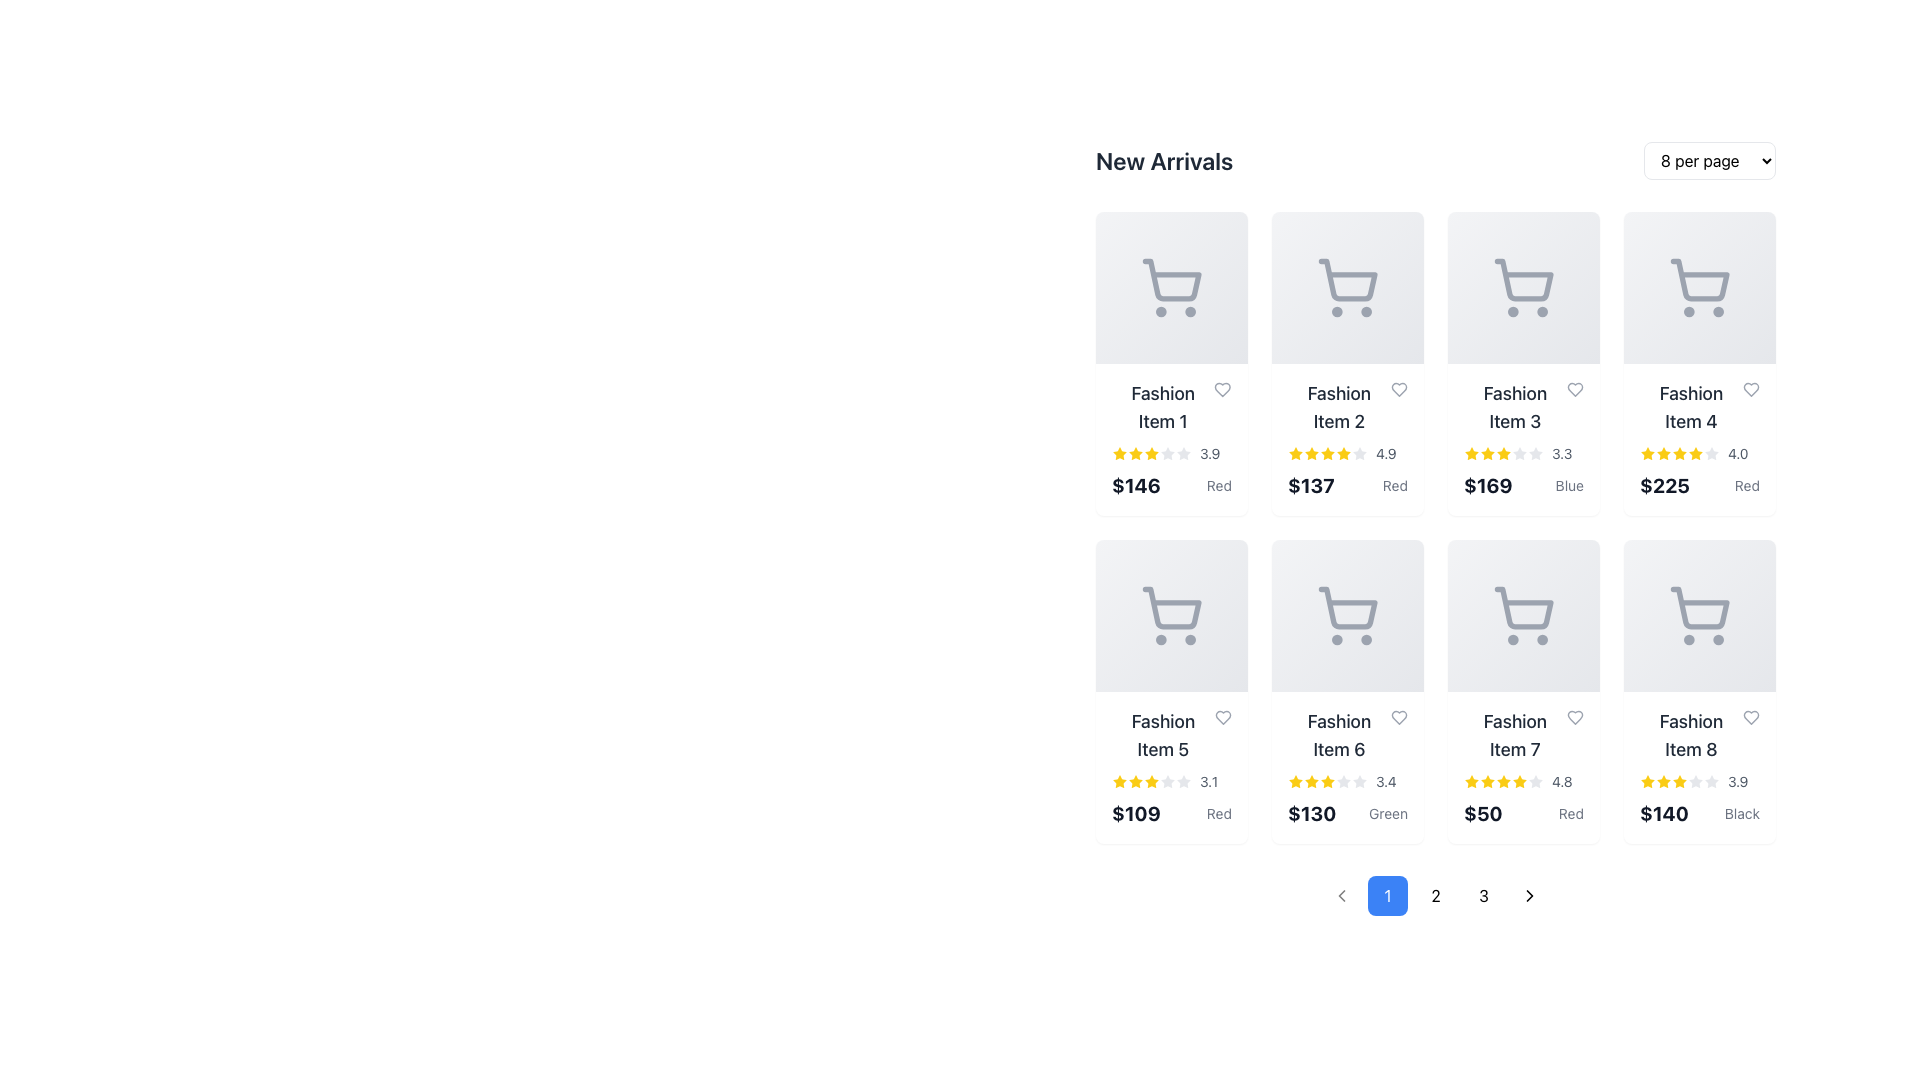  I want to click on the text label reading 'Fashion Item 1', so click(1163, 407).